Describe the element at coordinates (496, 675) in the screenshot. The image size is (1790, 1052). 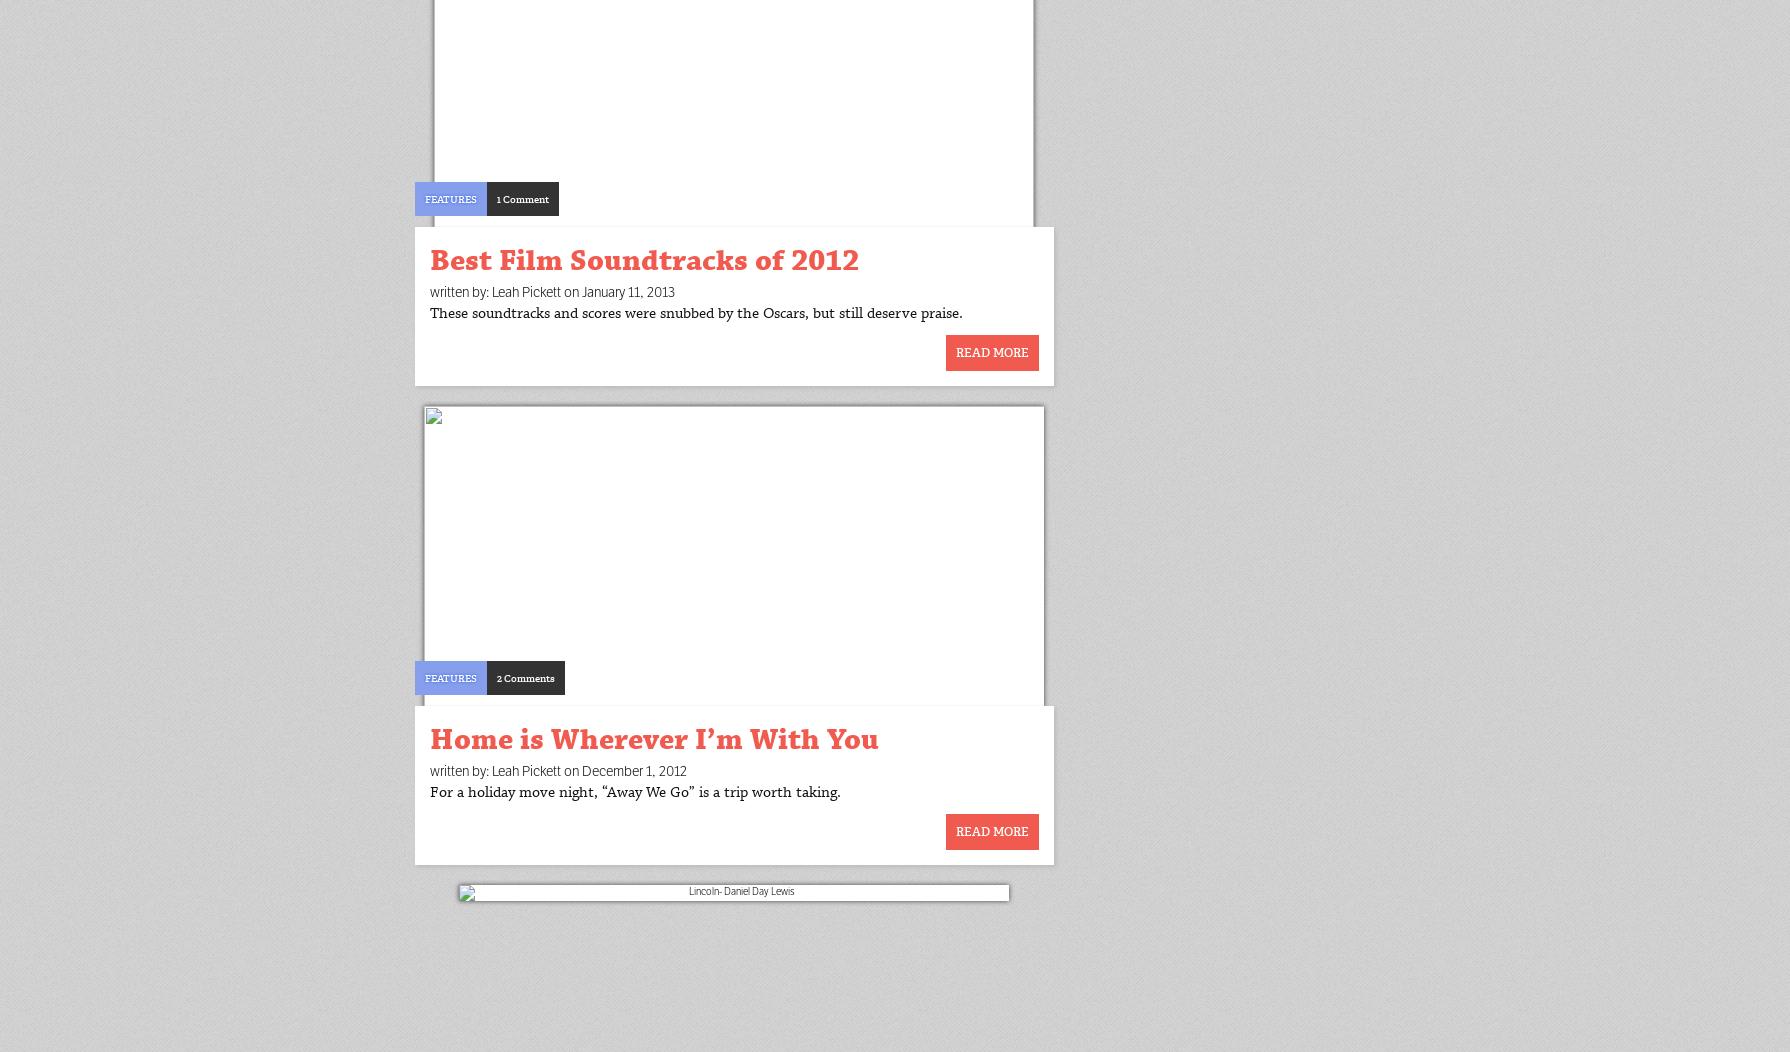
I see `'2 Comments'` at that location.